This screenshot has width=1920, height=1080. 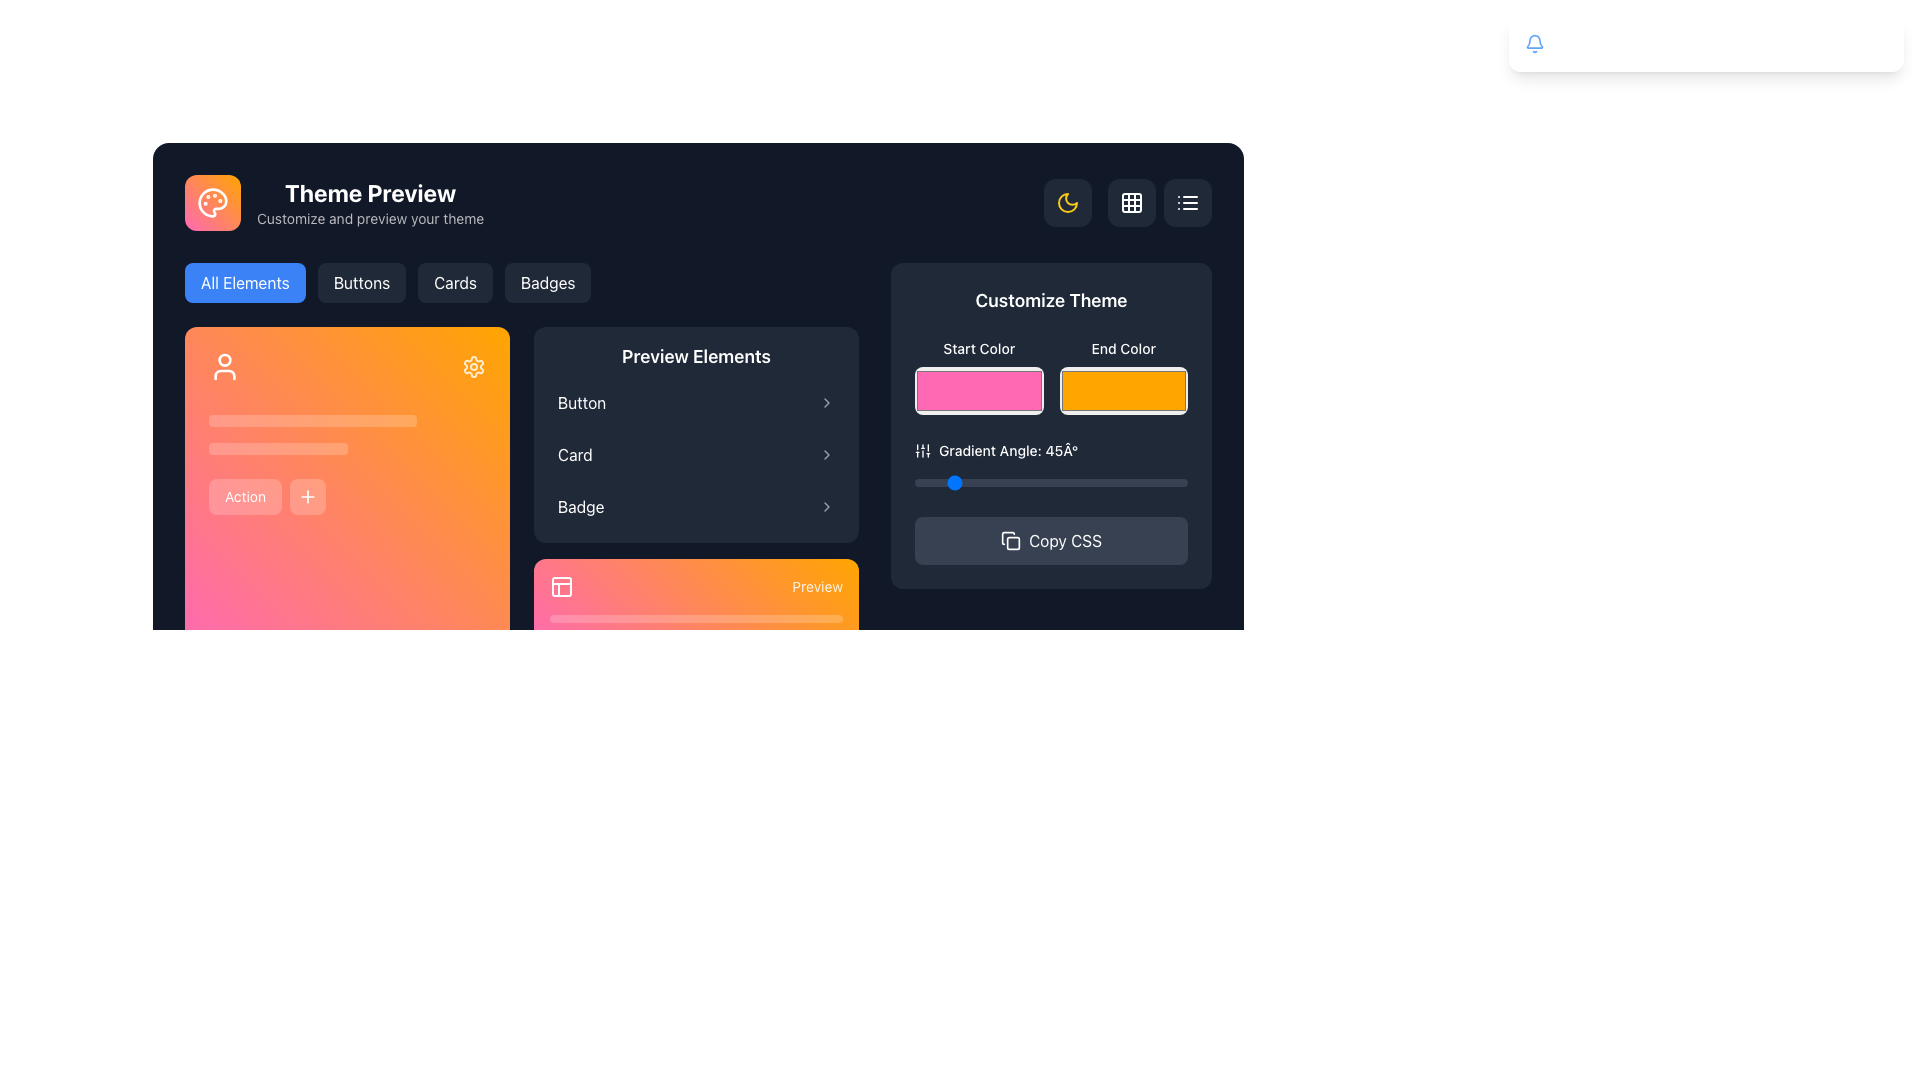 What do you see at coordinates (370, 219) in the screenshot?
I see `the label that says 'Customize and preview your theme', which is positioned below the 'Theme Preview' heading` at bounding box center [370, 219].